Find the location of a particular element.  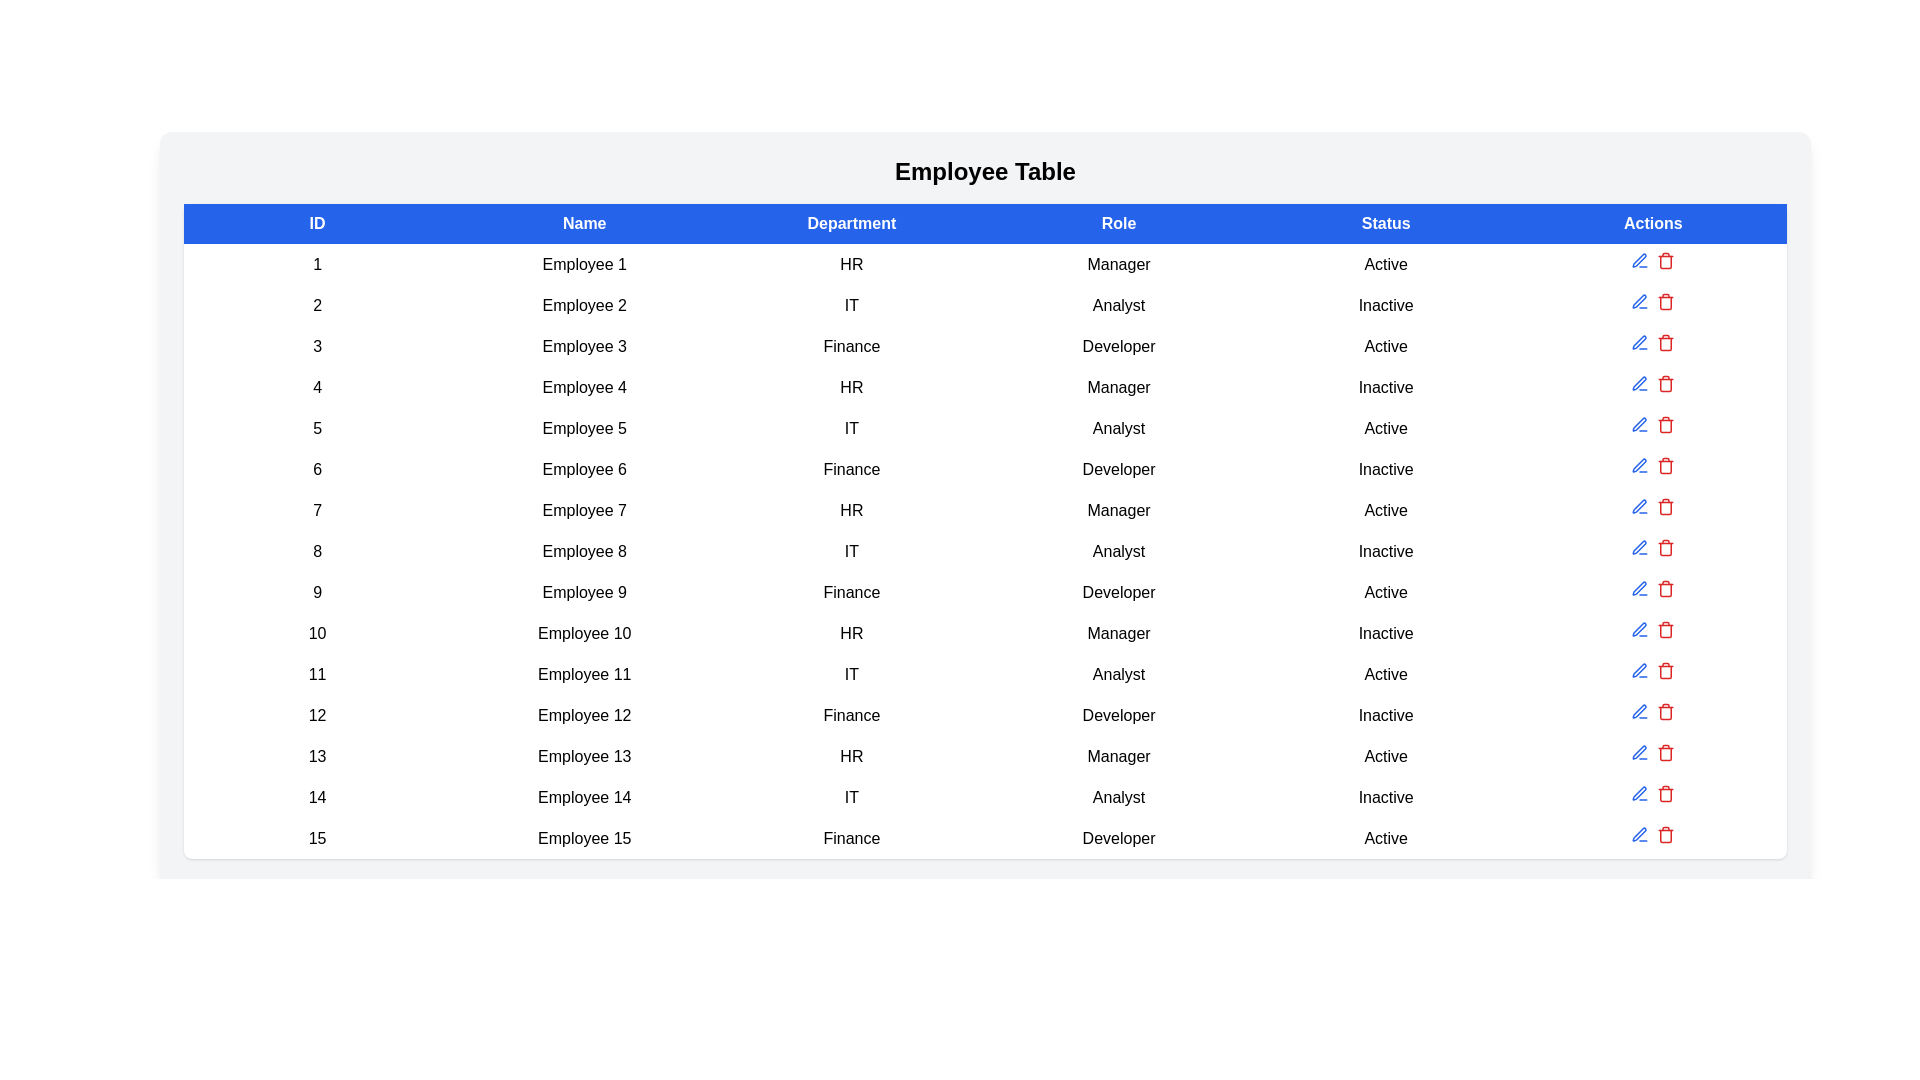

the column header labeled 'Department' to sort the table rows by that column is located at coordinates (851, 223).